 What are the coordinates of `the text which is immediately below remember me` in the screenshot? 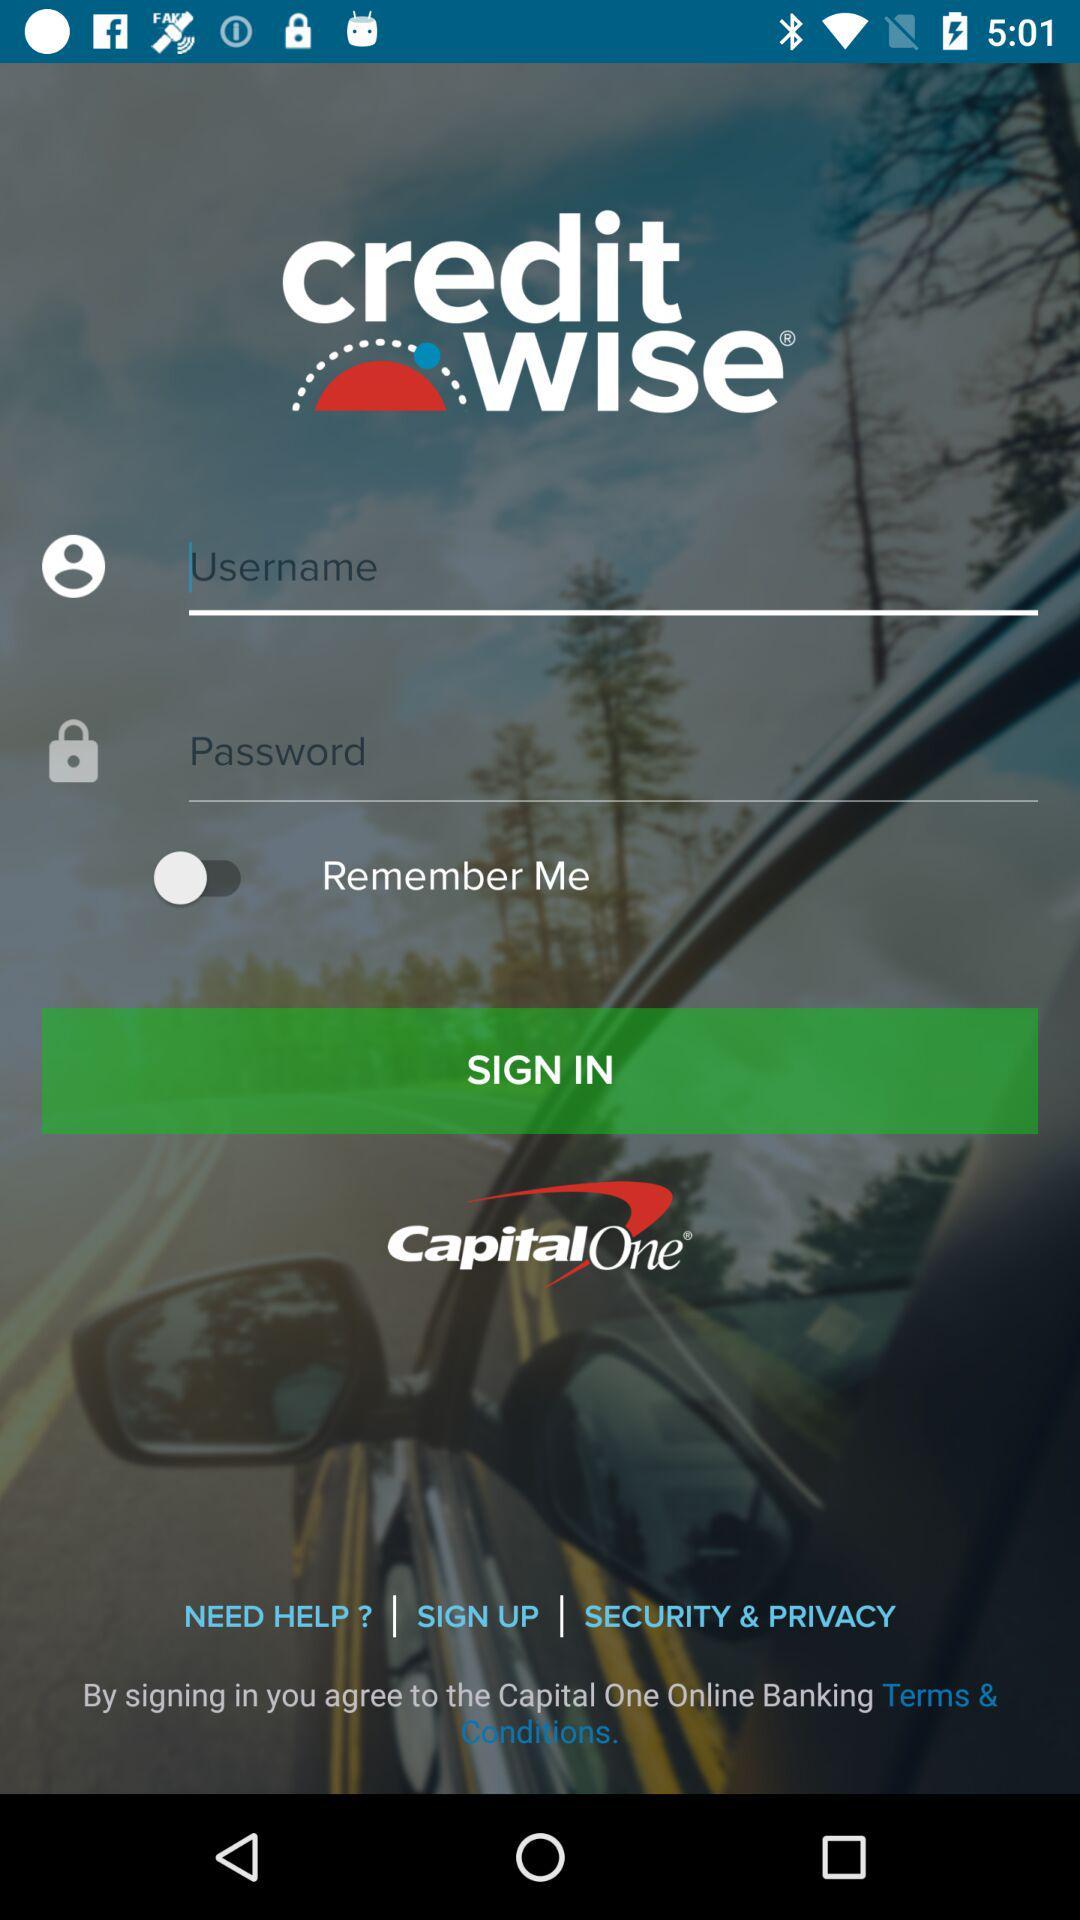 It's located at (540, 1069).